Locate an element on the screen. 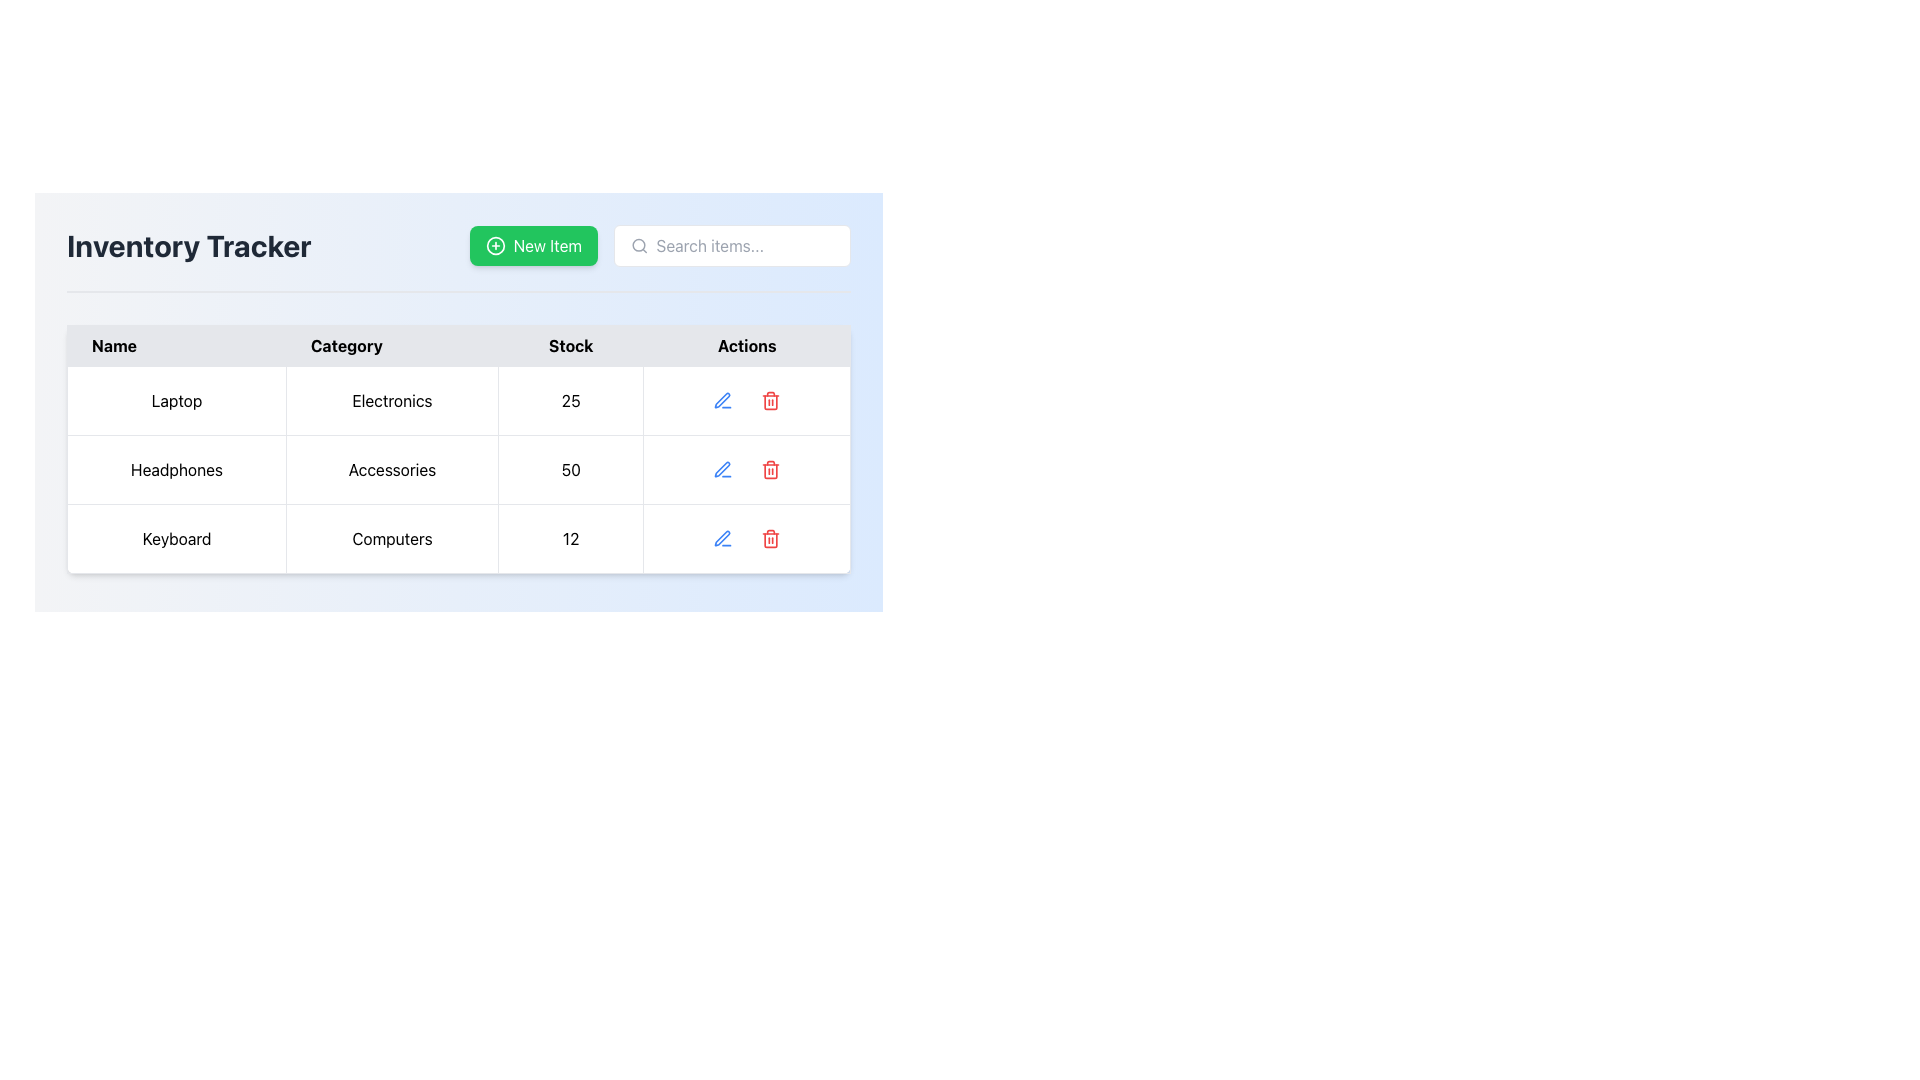 The image size is (1920, 1080). the red trash bin icon in the 'Actions' column of the second row of the data table is located at coordinates (770, 470).